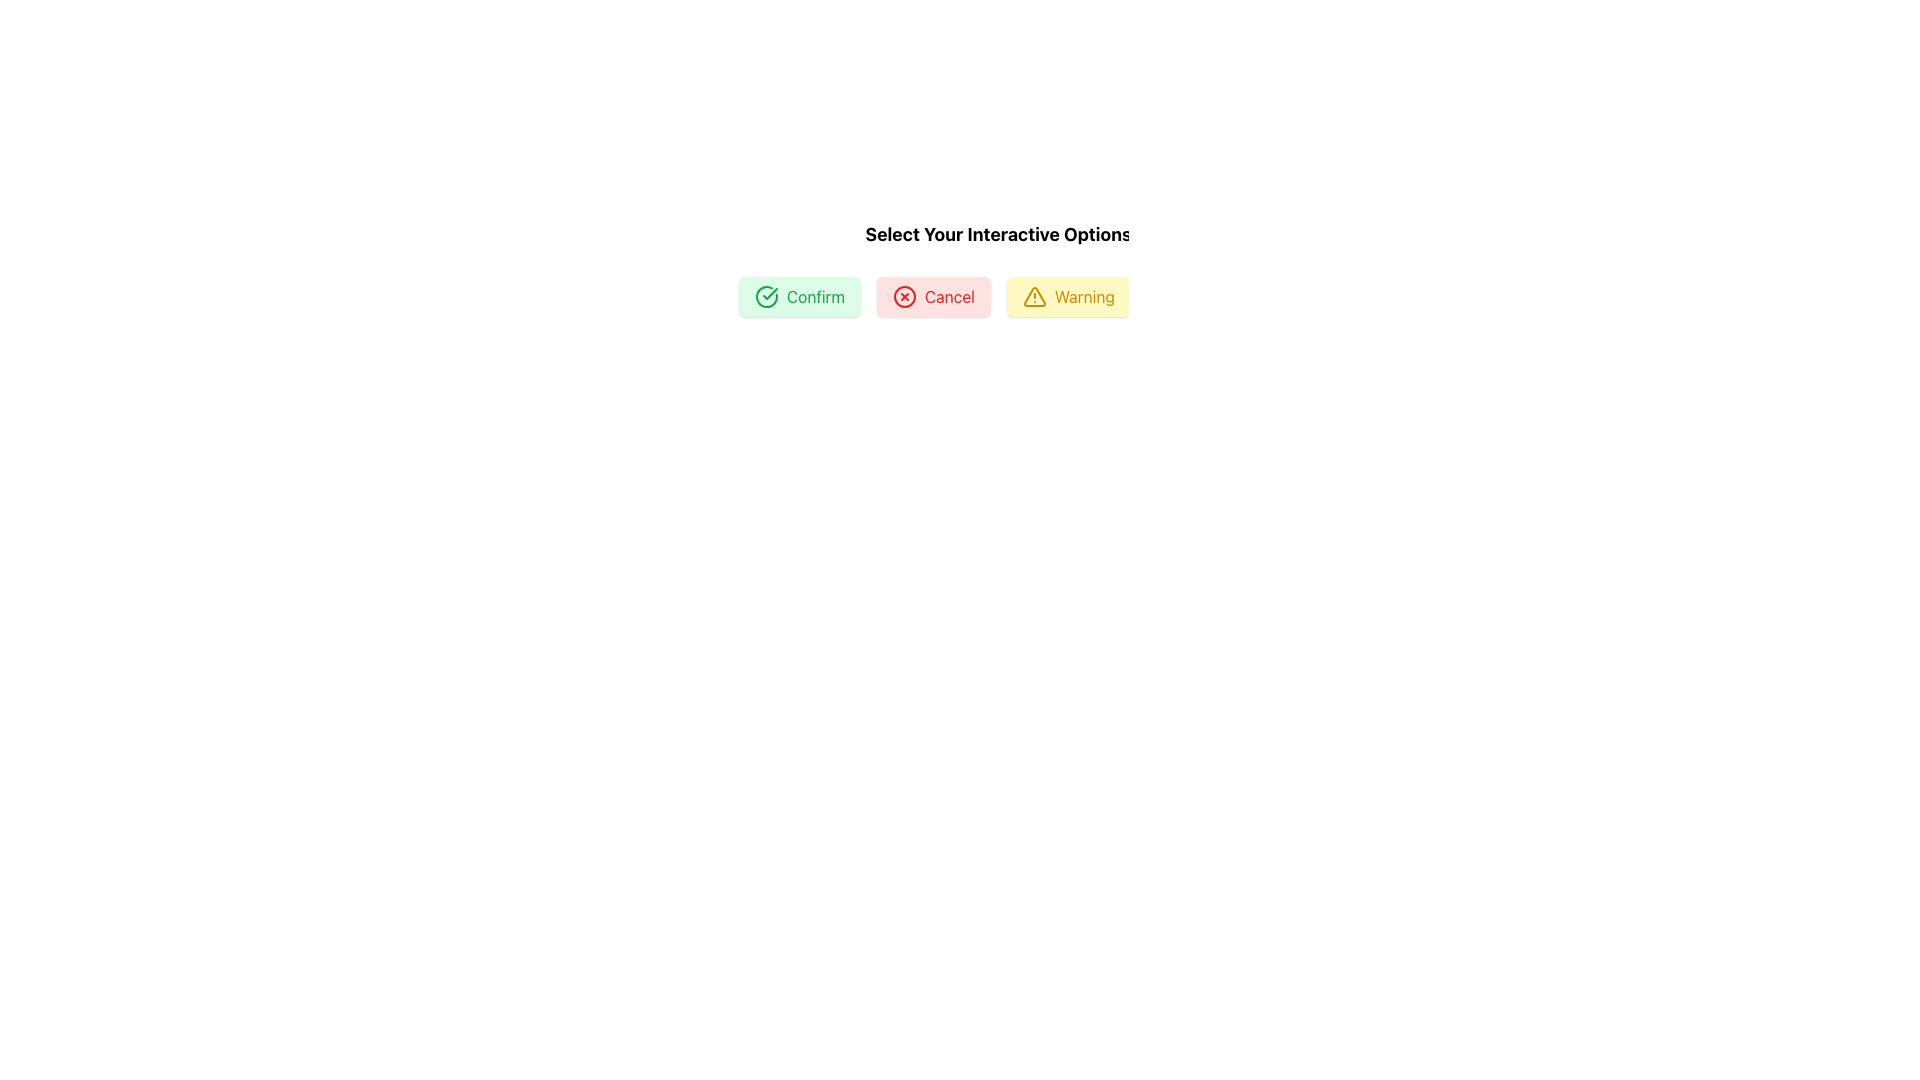  Describe the element at coordinates (1033, 297) in the screenshot. I see `the warning icon located to the left of the 'Warning' text label, which is styled with a yellow background and rounded edges` at that location.